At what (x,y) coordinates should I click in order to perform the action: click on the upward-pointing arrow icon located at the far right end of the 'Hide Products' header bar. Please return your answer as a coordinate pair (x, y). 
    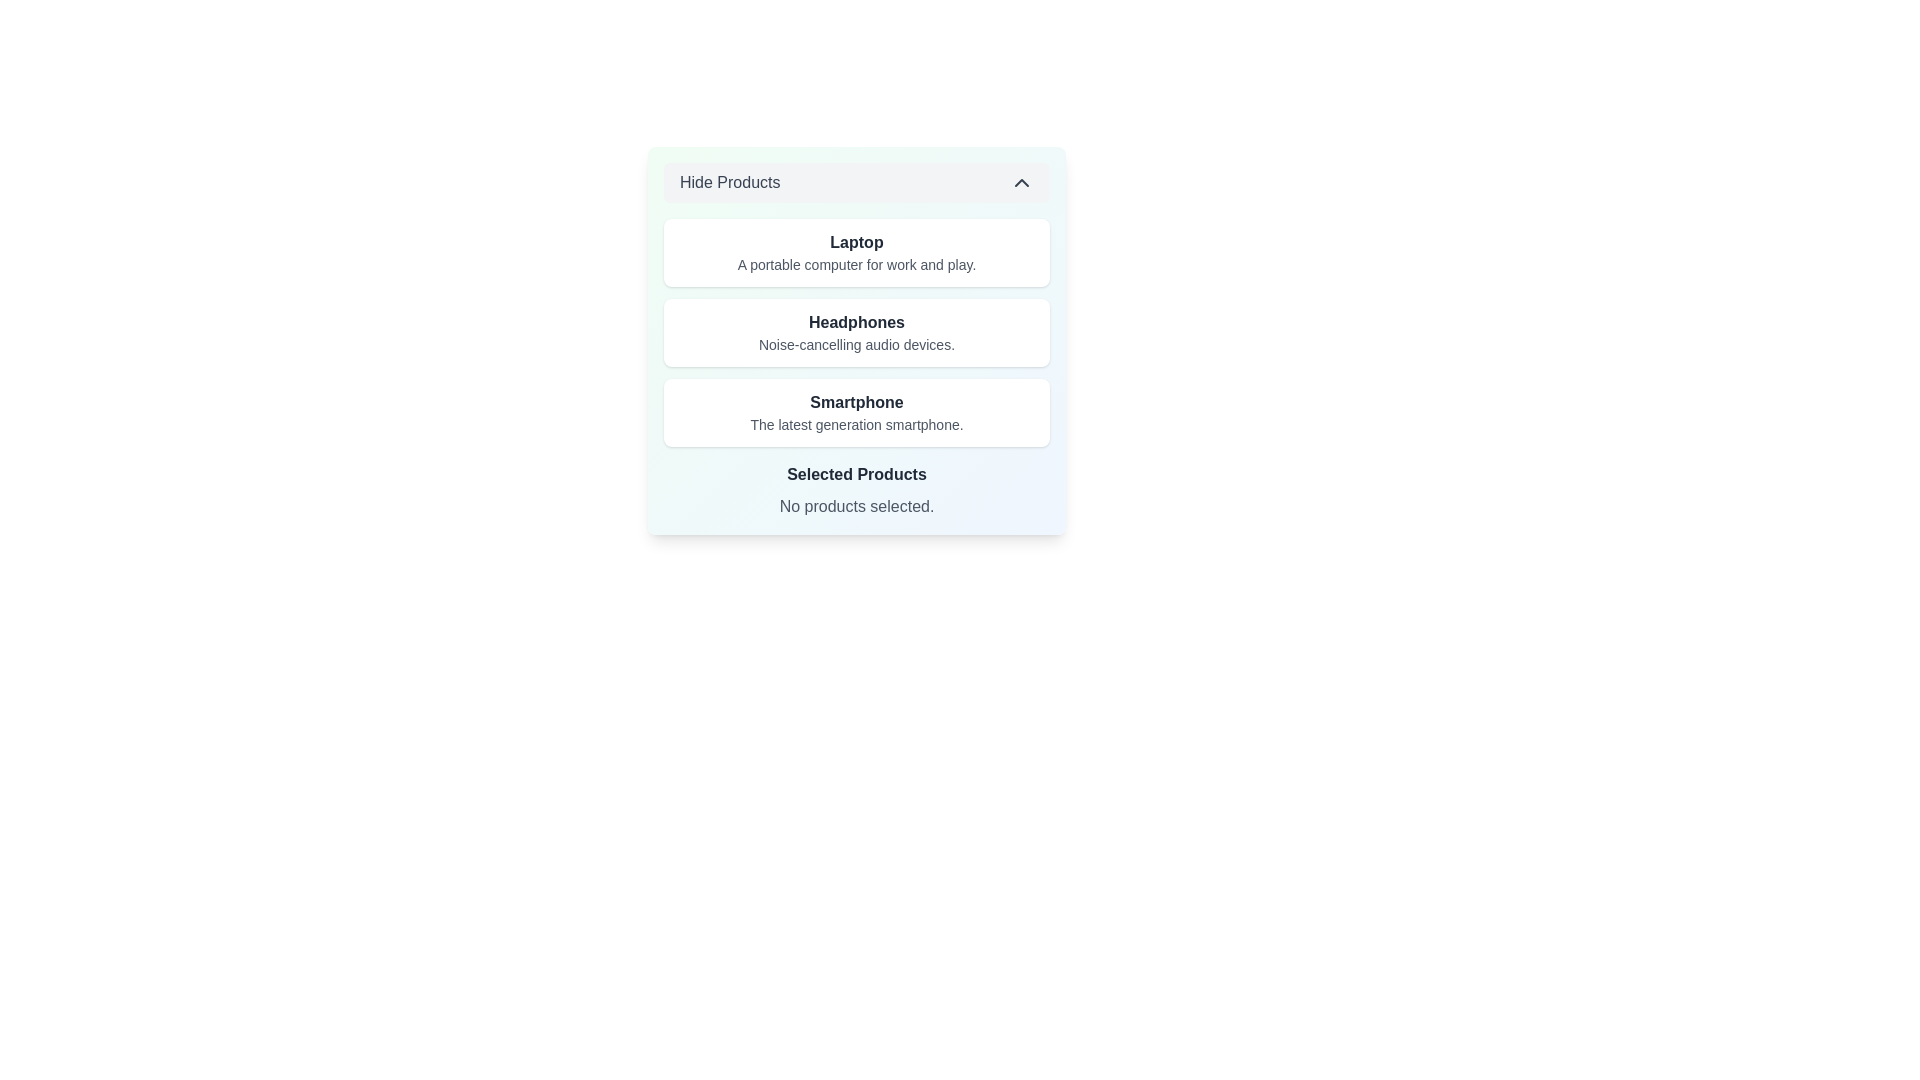
    Looking at the image, I should click on (1022, 182).